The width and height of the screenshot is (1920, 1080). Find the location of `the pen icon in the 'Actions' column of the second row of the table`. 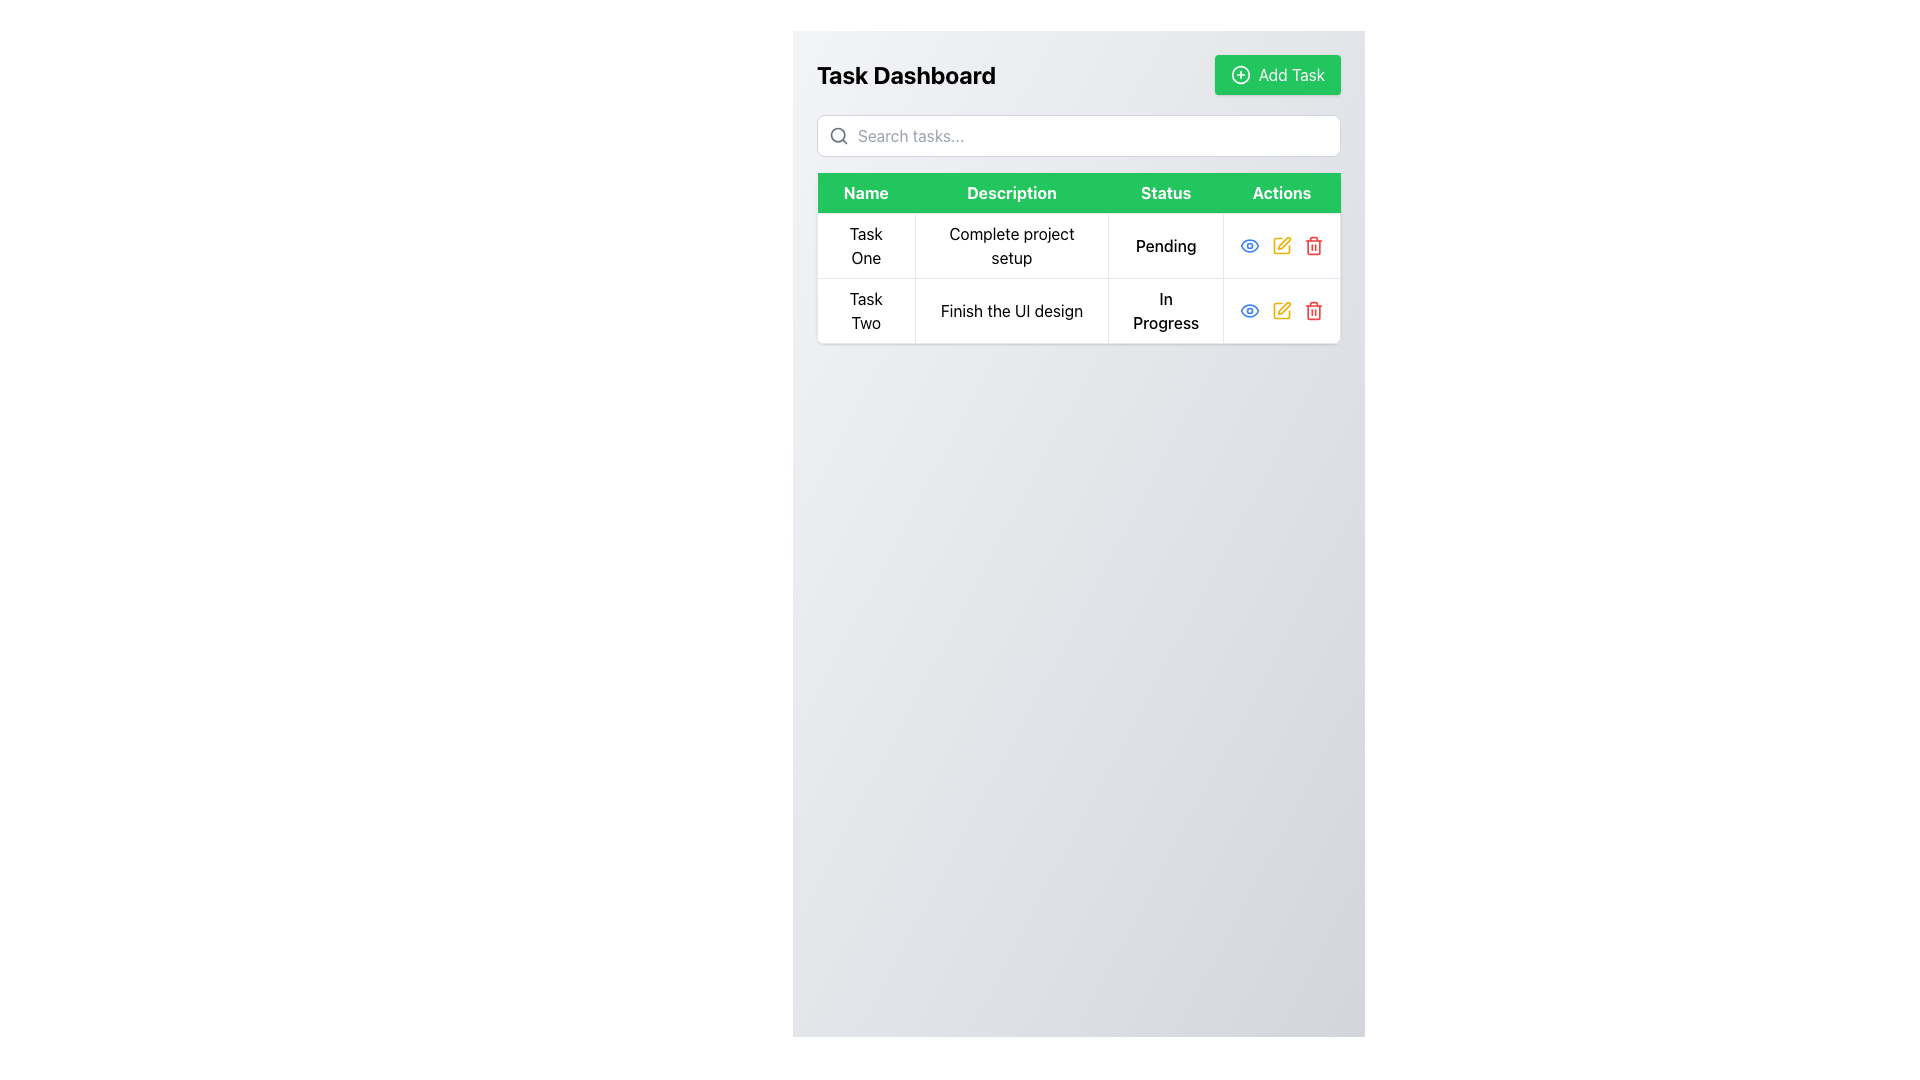

the pen icon in the 'Actions' column of the second row of the table is located at coordinates (1283, 242).